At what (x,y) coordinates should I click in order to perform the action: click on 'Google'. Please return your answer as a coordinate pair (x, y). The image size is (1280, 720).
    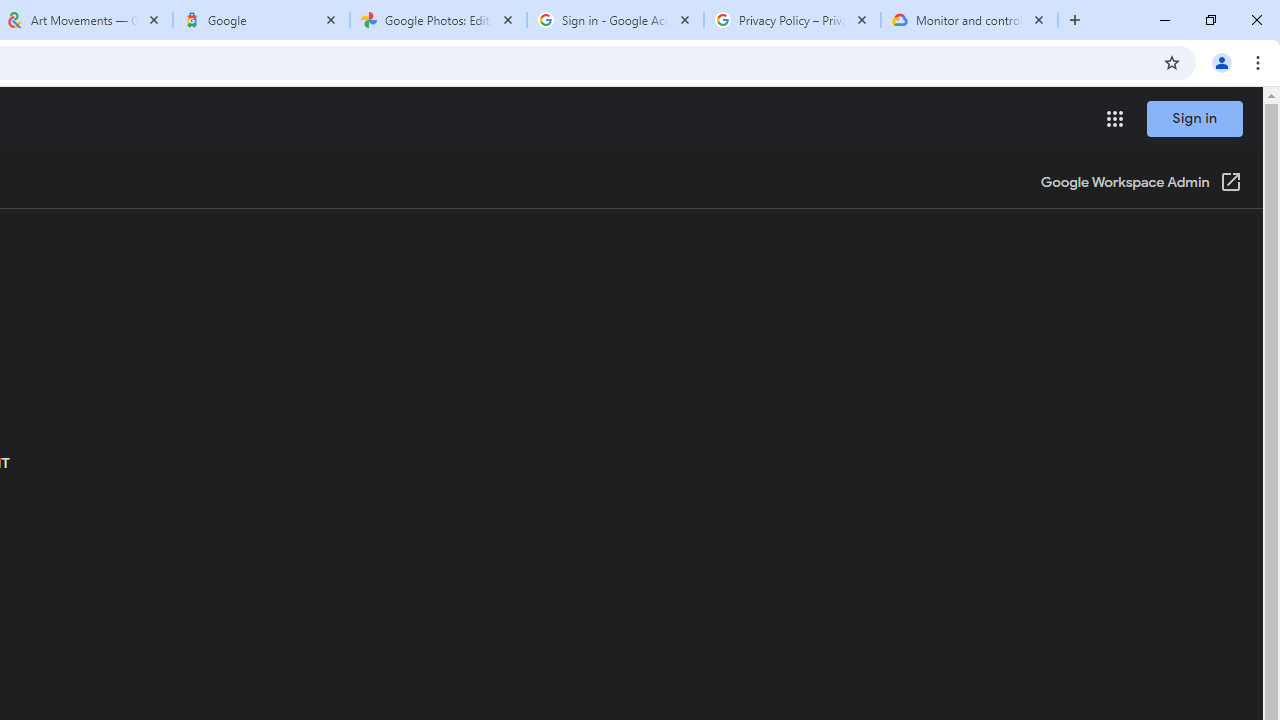
    Looking at the image, I should click on (260, 20).